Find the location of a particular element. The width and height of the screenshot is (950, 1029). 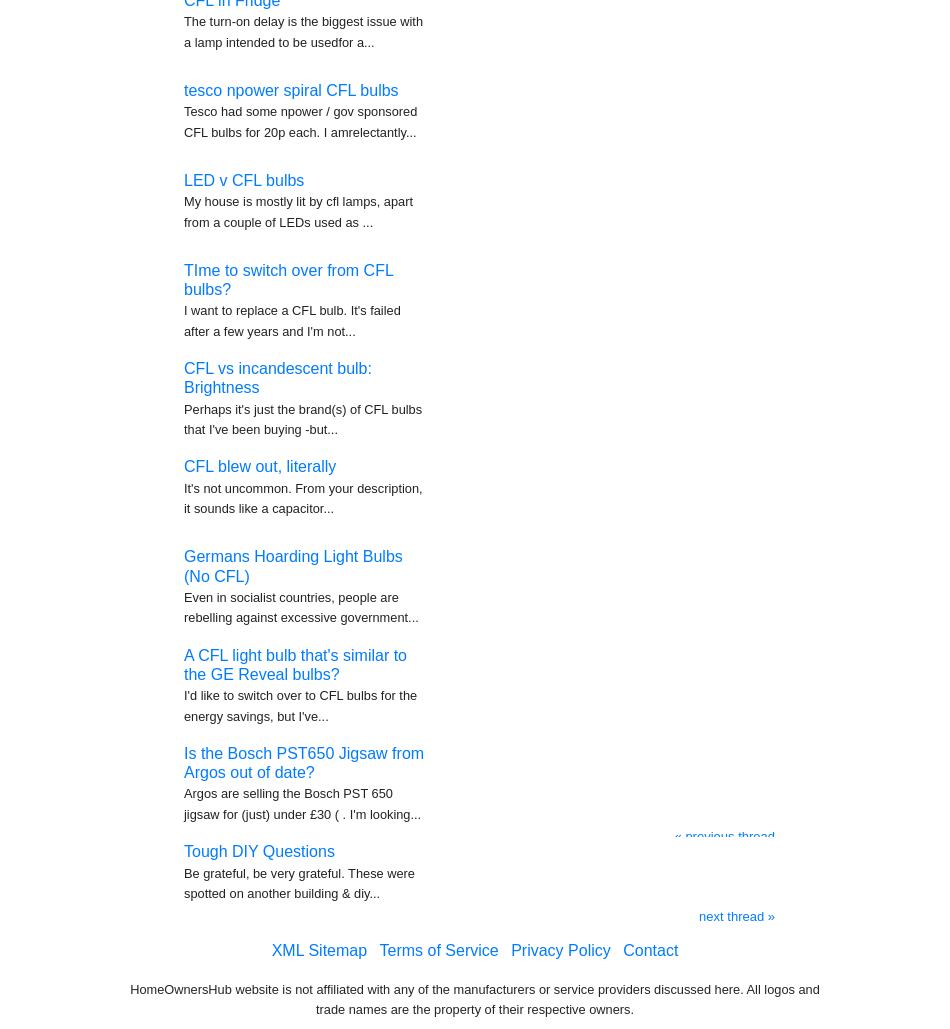

'Be grateful, be very grateful. These were spotted on another building & diy...' is located at coordinates (297, 873).